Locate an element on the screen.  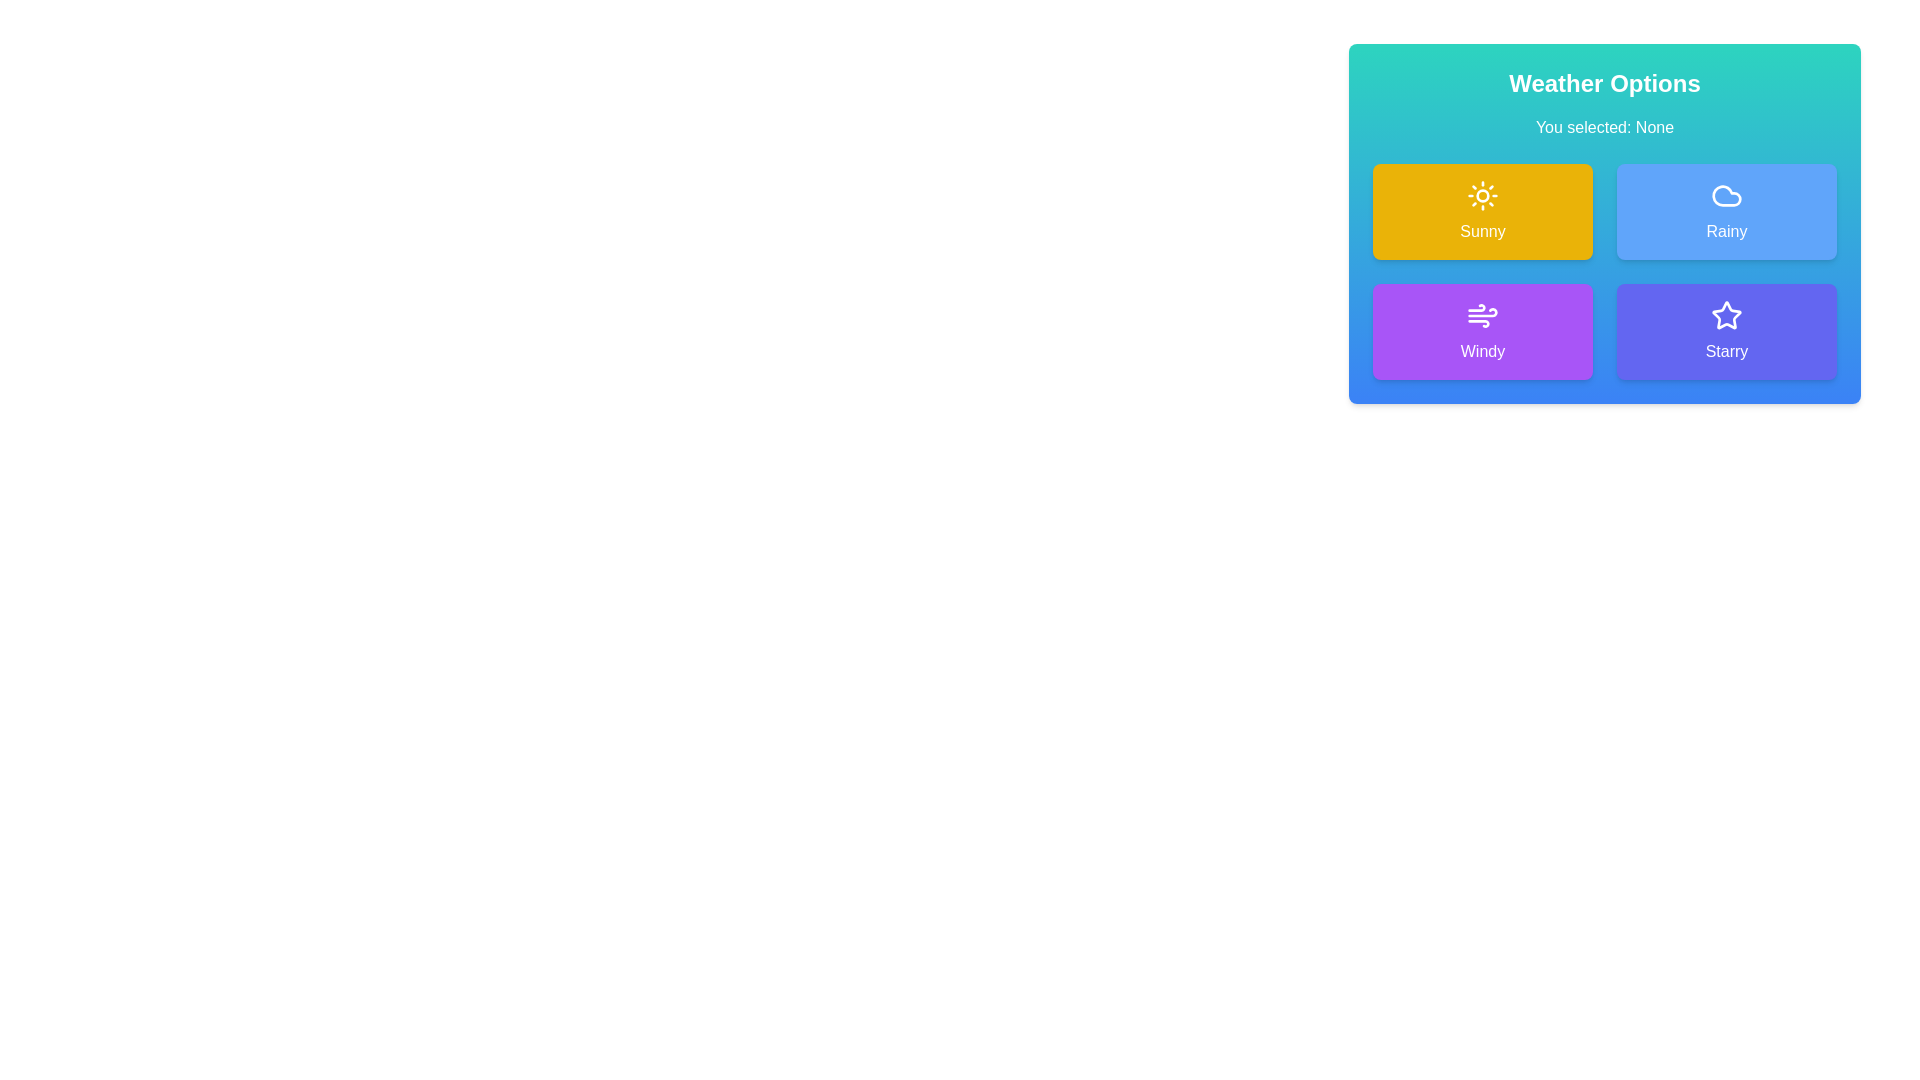
the 'Sunny' button, which is a rectangular button with a yellow background, white text, and a sun icon, located in the first row, first column of the grid is located at coordinates (1483, 212).